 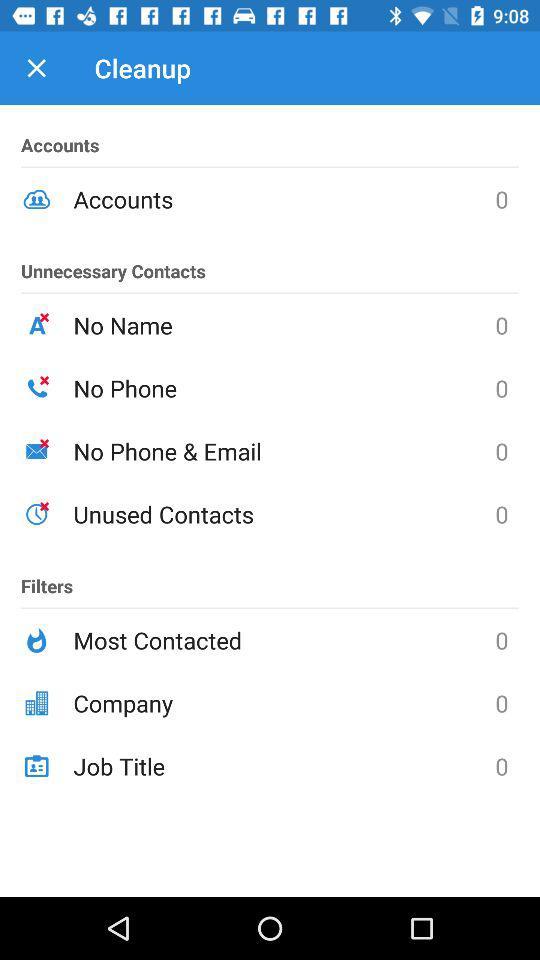 What do you see at coordinates (283, 703) in the screenshot?
I see `company item` at bounding box center [283, 703].